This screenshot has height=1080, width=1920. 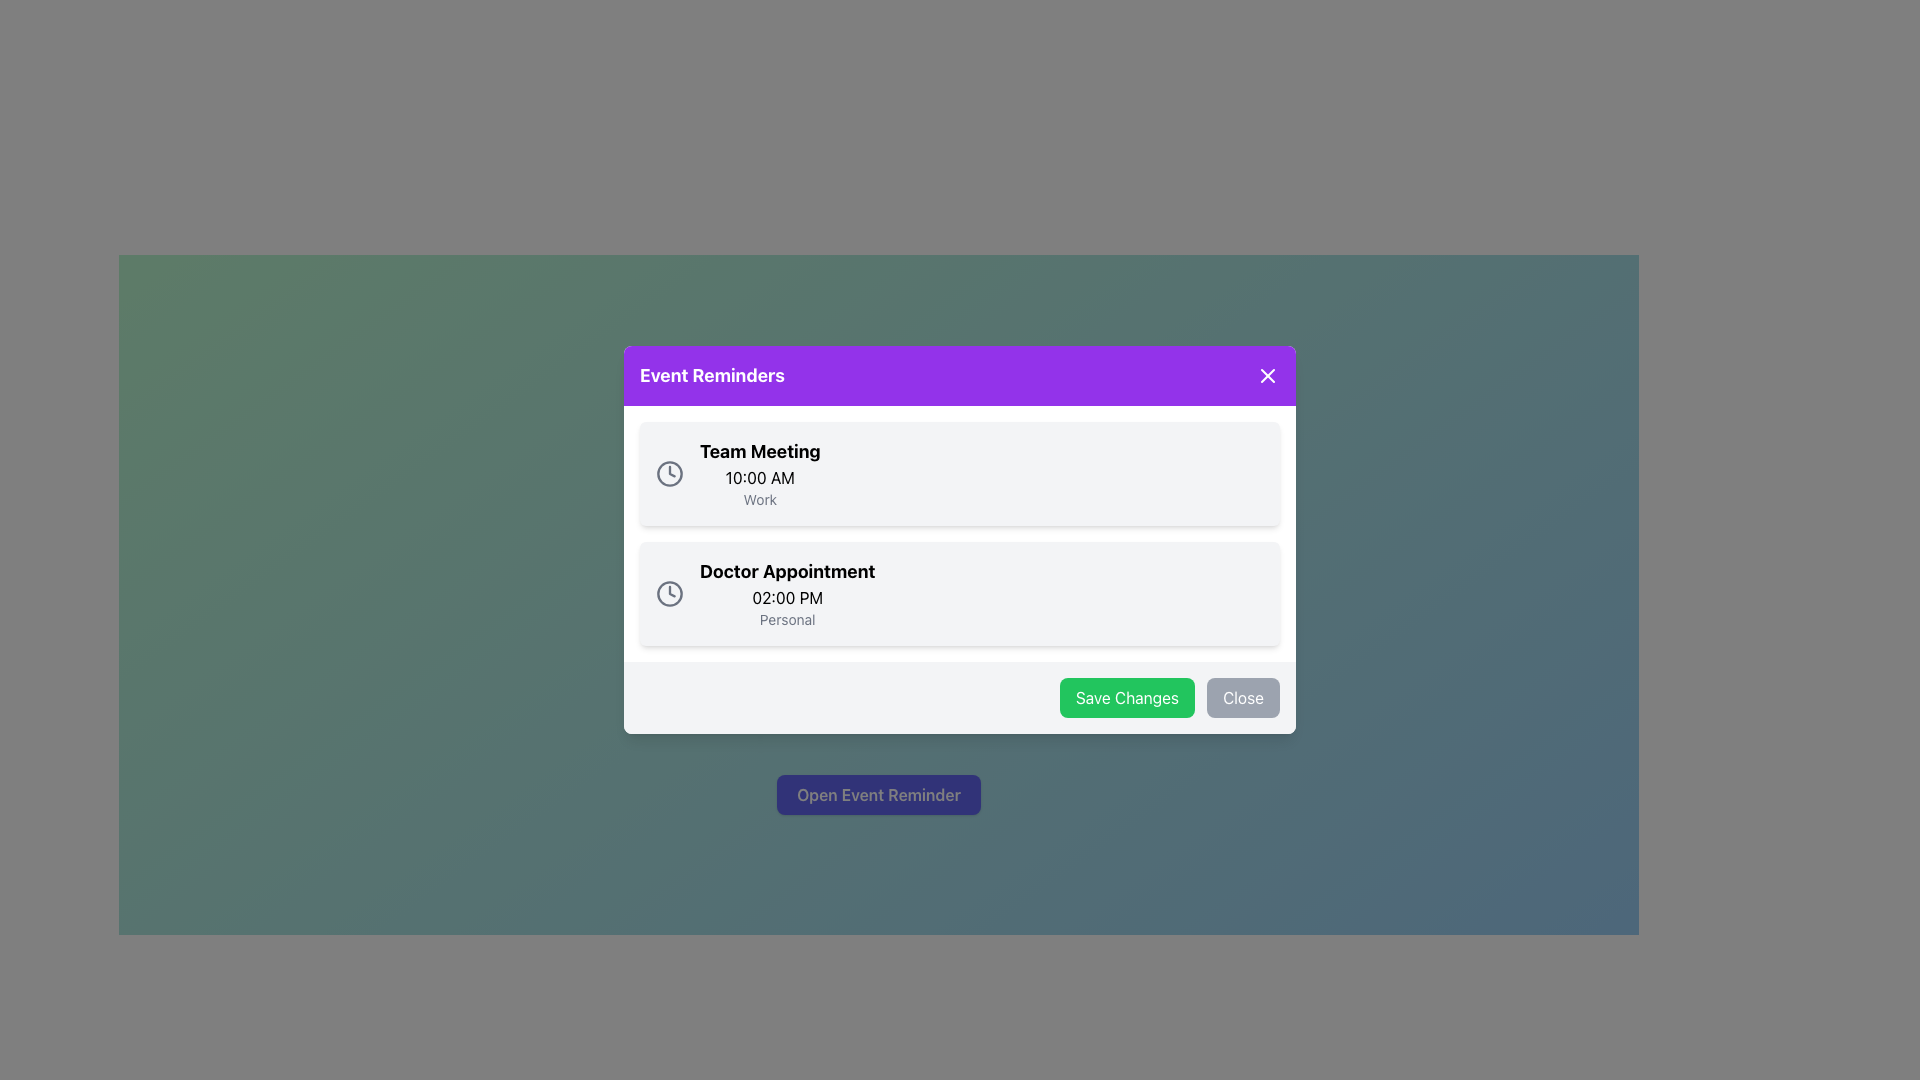 I want to click on the text label that serves as the title for the 'Doctor Appointment' event reminder card, located in the second row of the reminders list, so click(x=786, y=571).